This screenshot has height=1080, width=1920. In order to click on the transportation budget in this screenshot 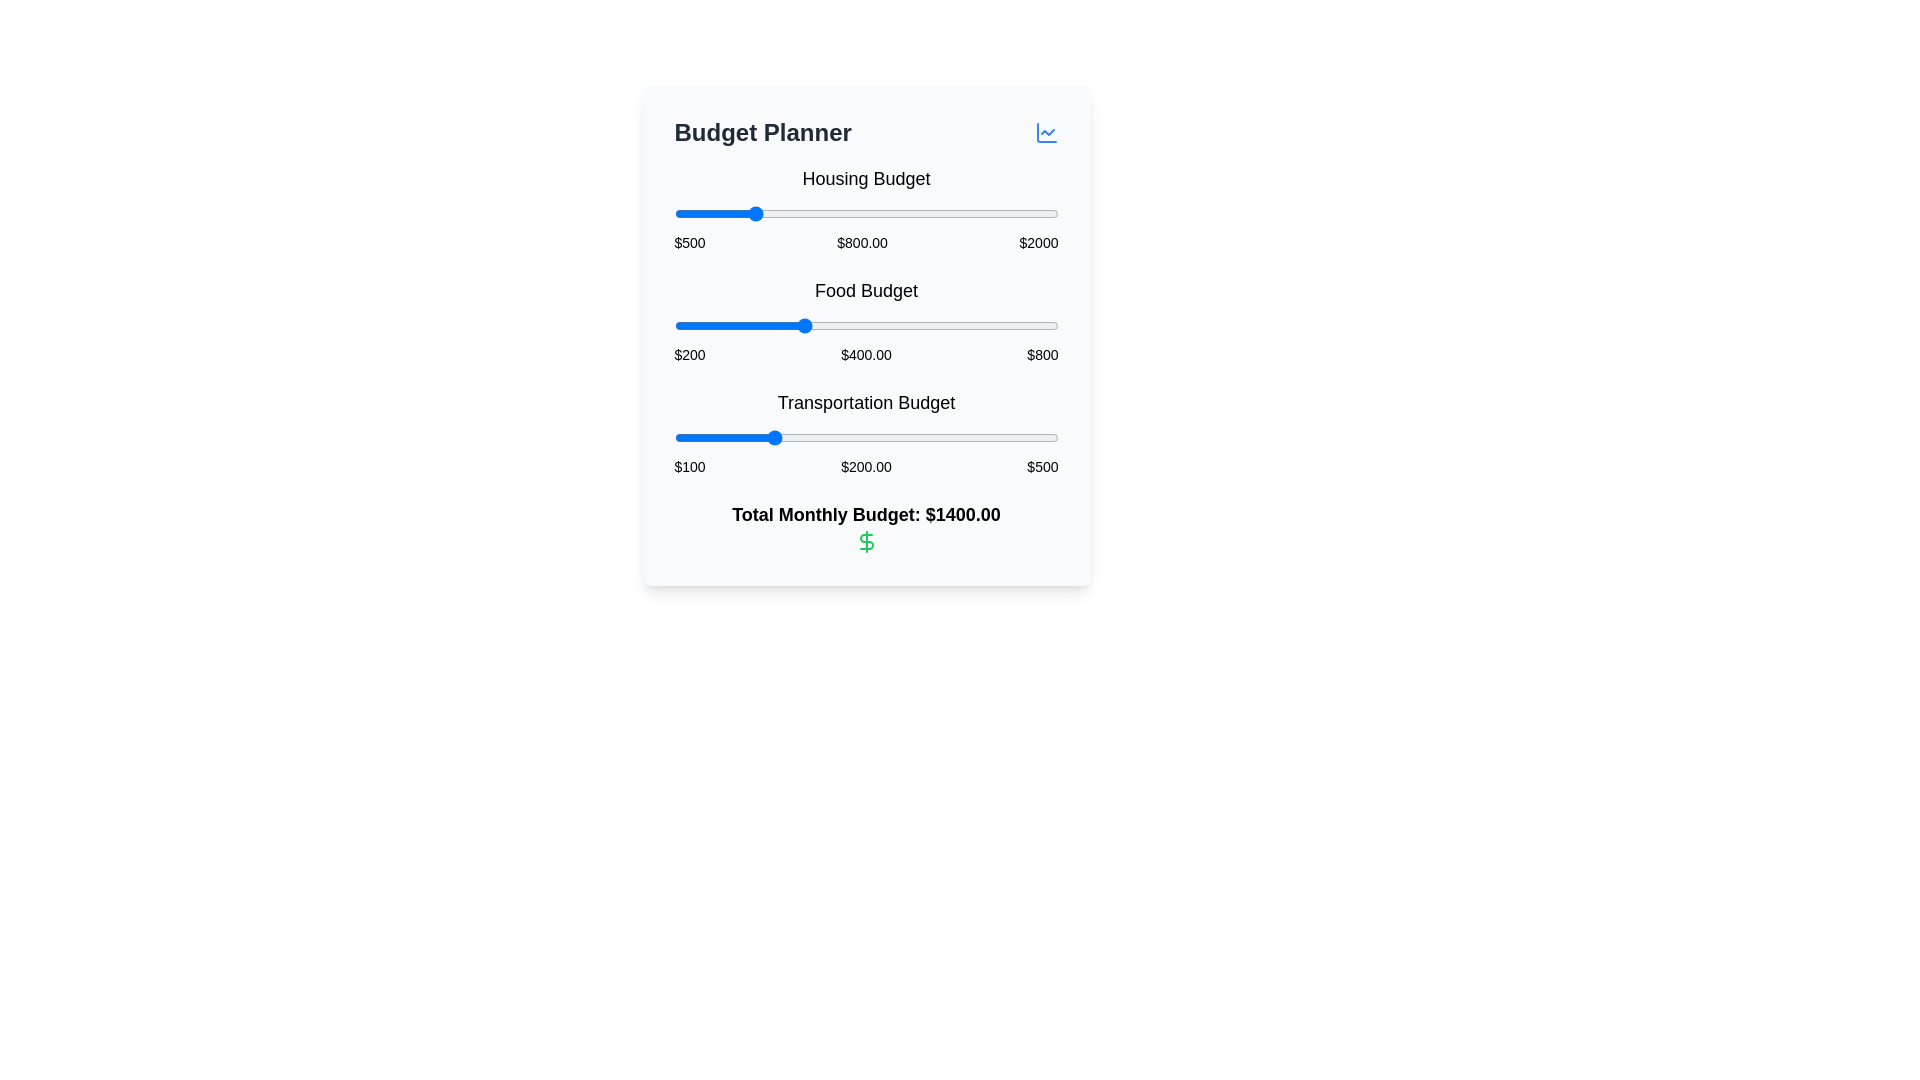, I will do `click(787, 437)`.